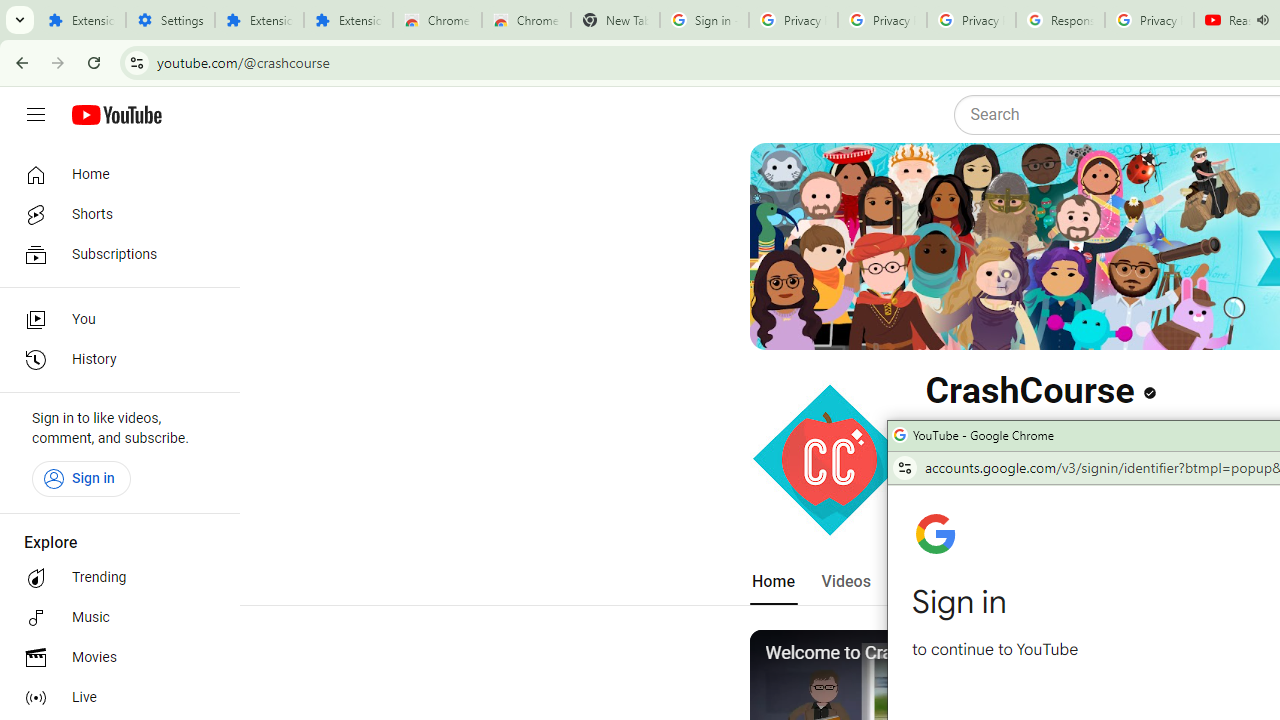 This screenshot has width=1280, height=720. I want to click on 'Chrome Web Store - Themes', so click(526, 20).